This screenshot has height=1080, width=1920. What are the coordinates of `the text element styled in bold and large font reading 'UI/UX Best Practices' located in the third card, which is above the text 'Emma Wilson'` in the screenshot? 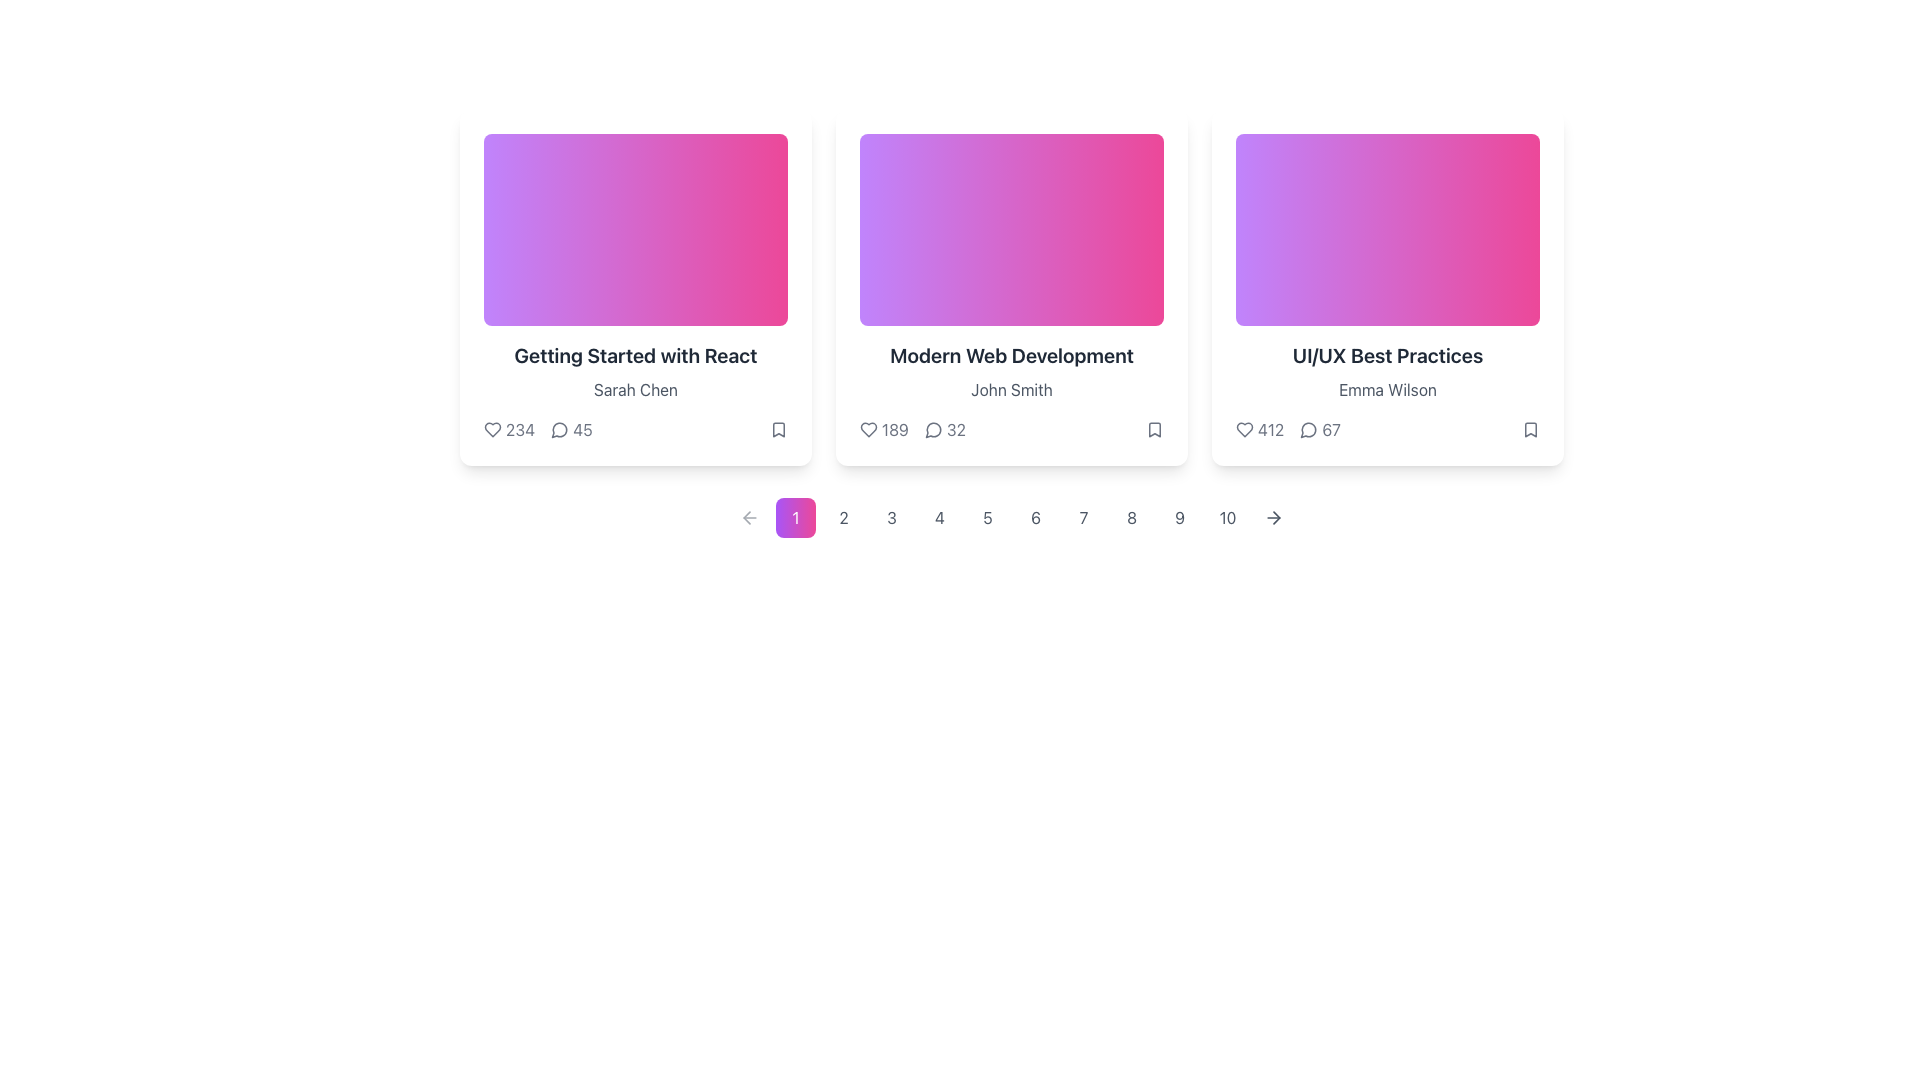 It's located at (1386, 354).